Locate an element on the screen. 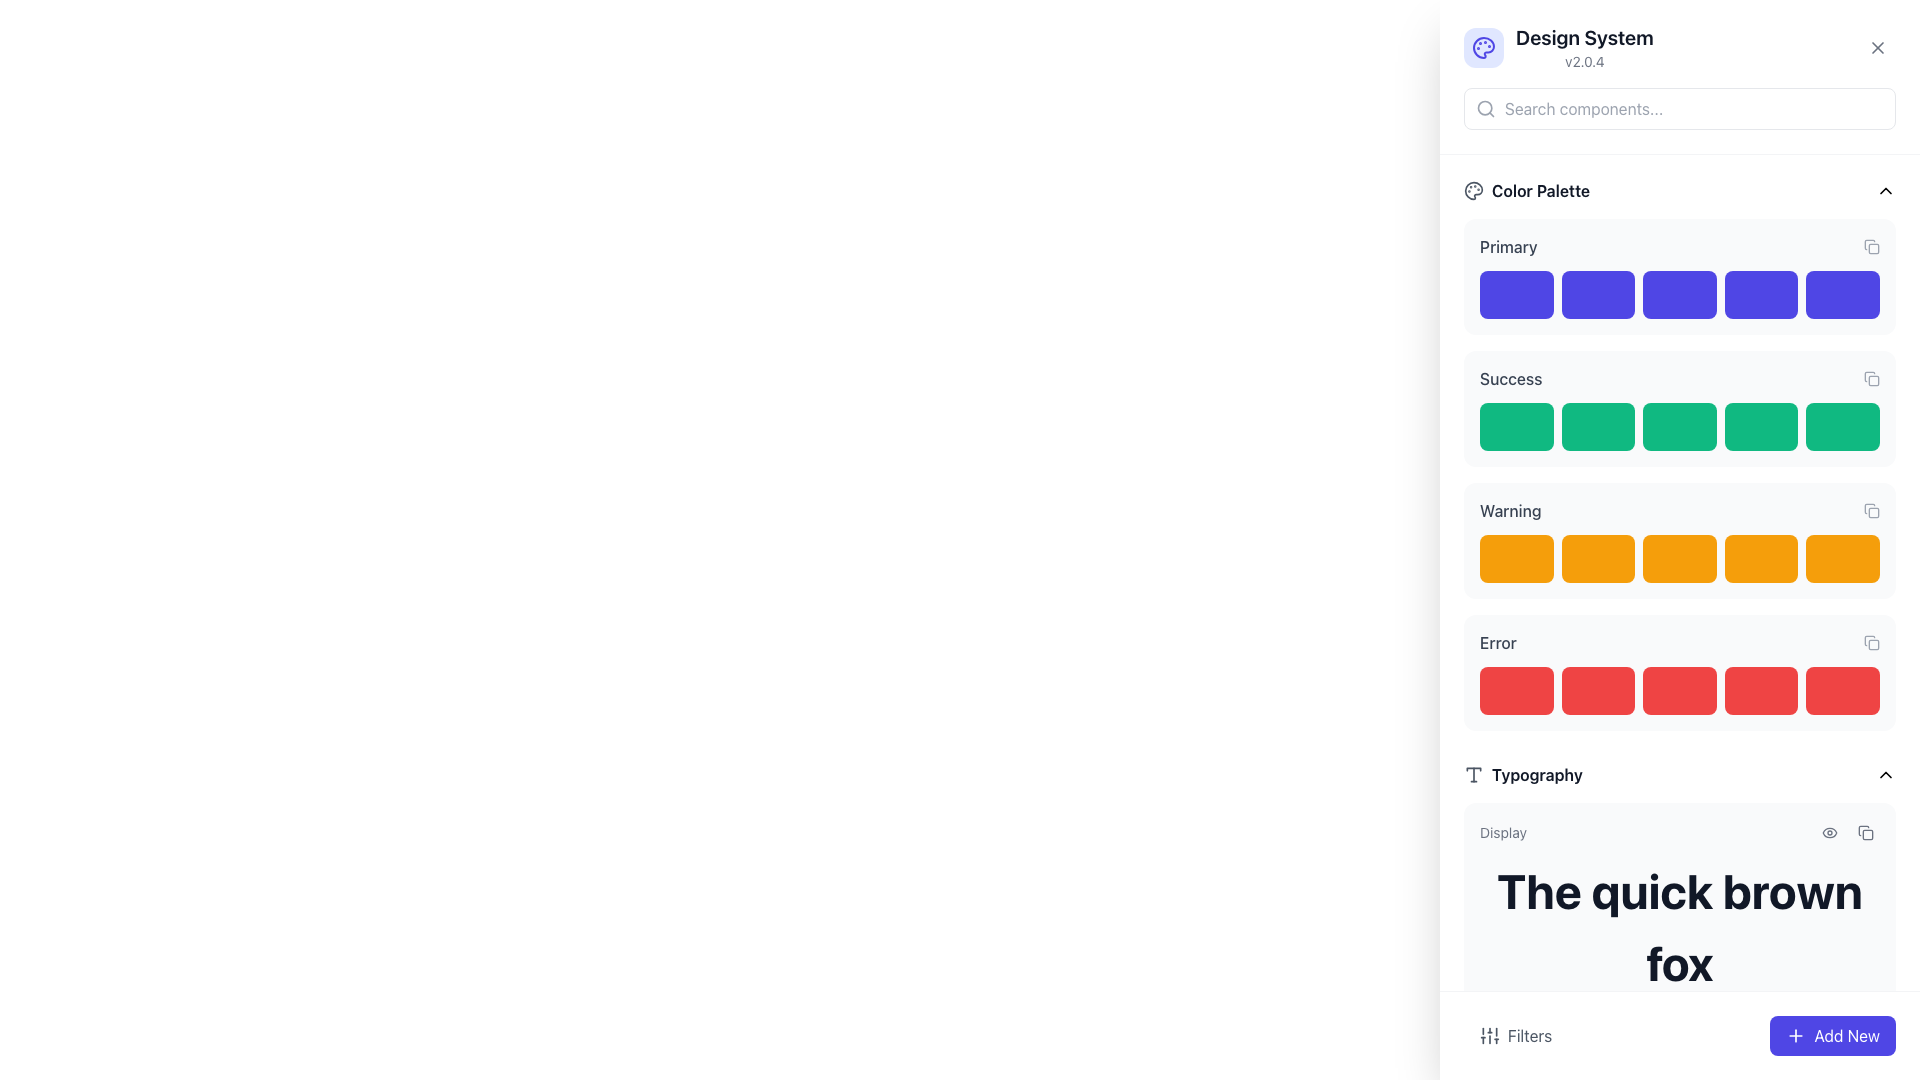 The width and height of the screenshot is (1920, 1080). the second color option in the Warning section of the Color Palette is located at coordinates (1597, 559).